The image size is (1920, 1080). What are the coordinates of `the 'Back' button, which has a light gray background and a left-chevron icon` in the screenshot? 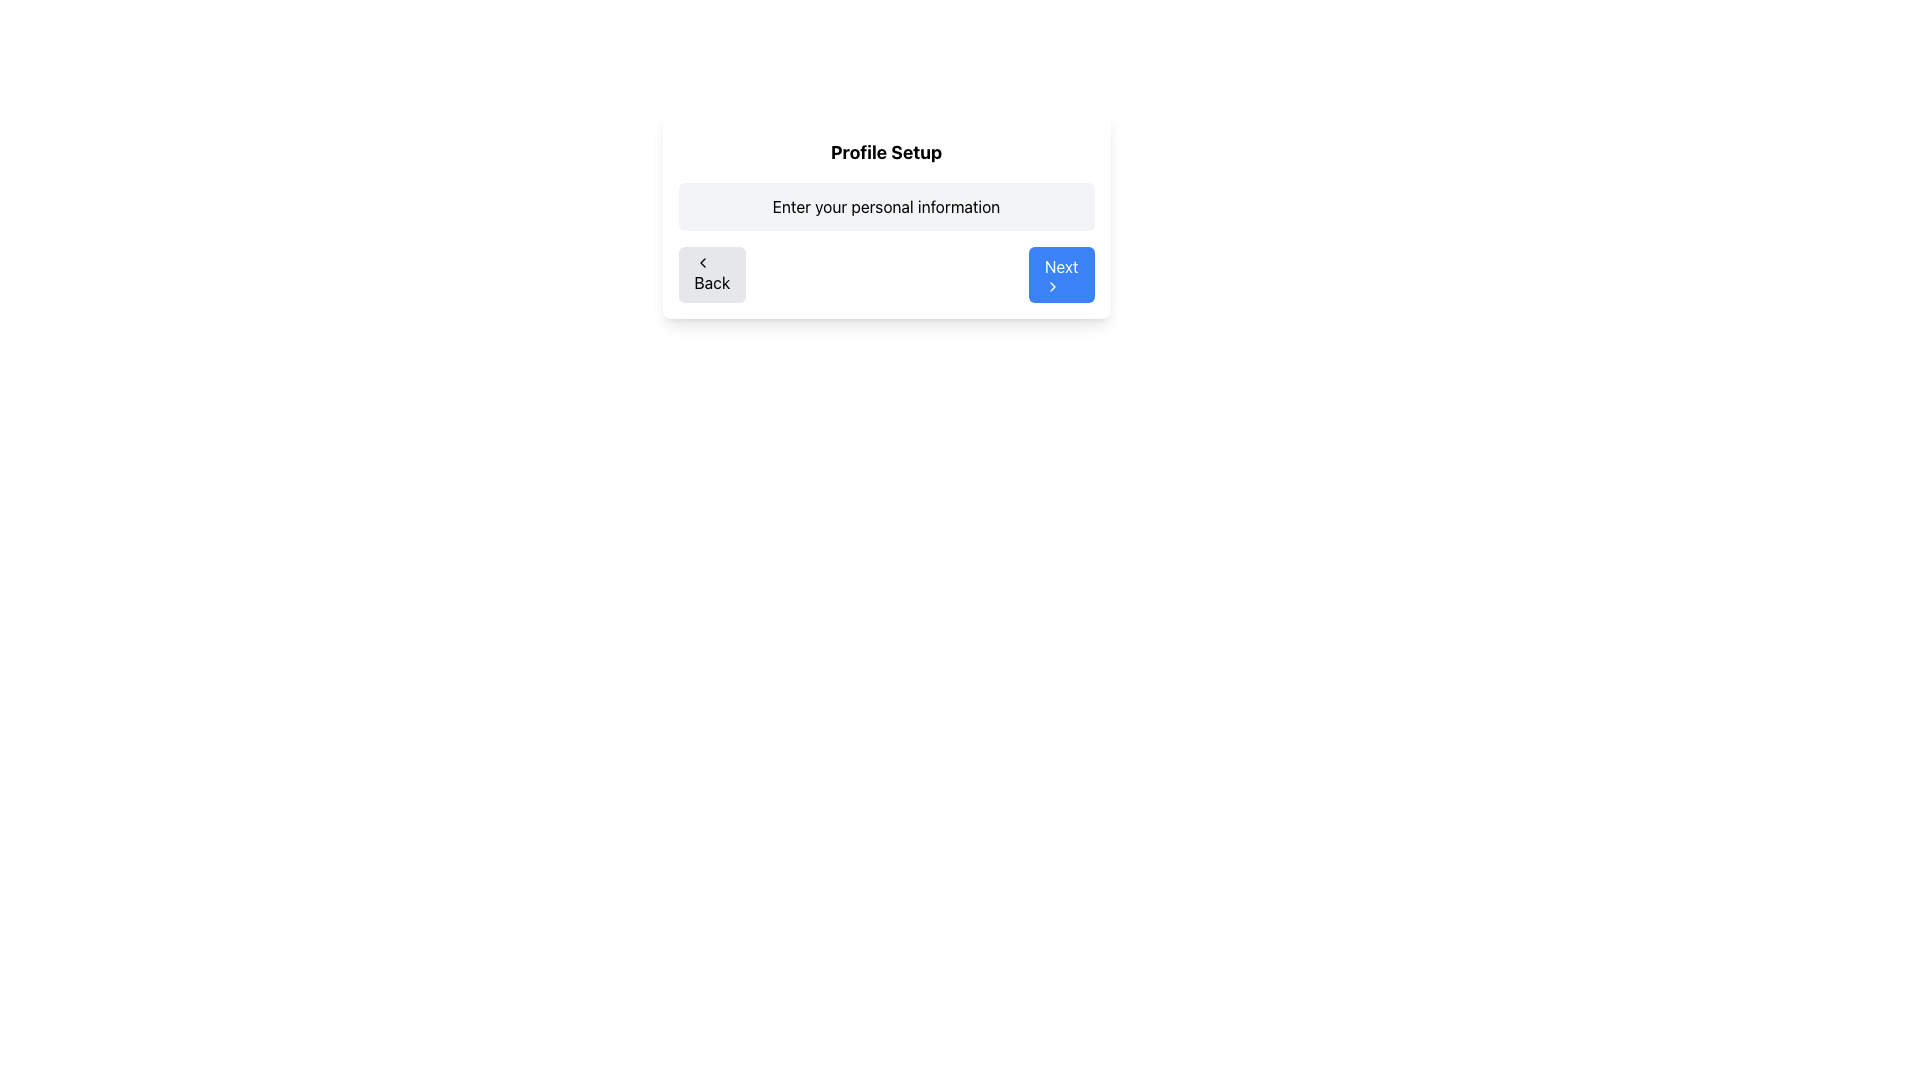 It's located at (712, 274).